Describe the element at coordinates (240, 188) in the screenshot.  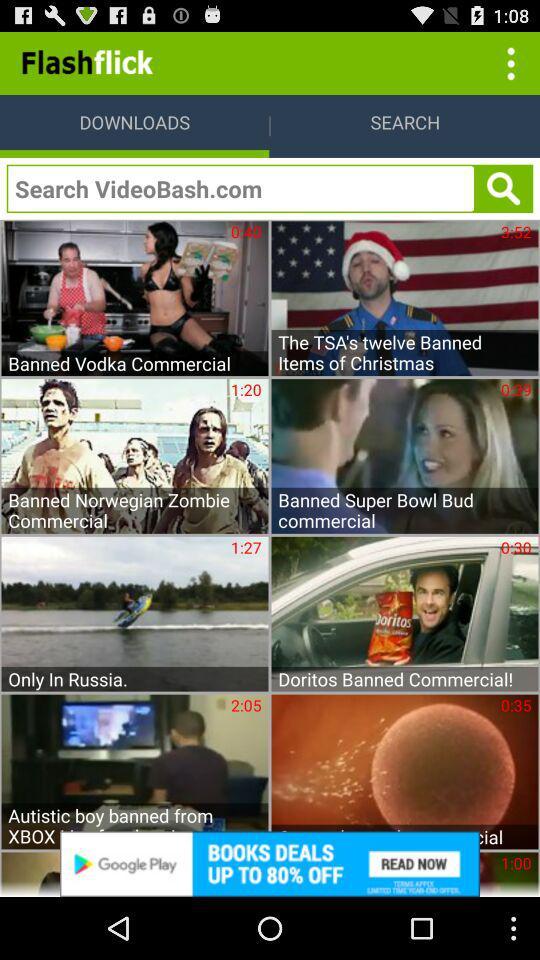
I see `the text field` at that location.